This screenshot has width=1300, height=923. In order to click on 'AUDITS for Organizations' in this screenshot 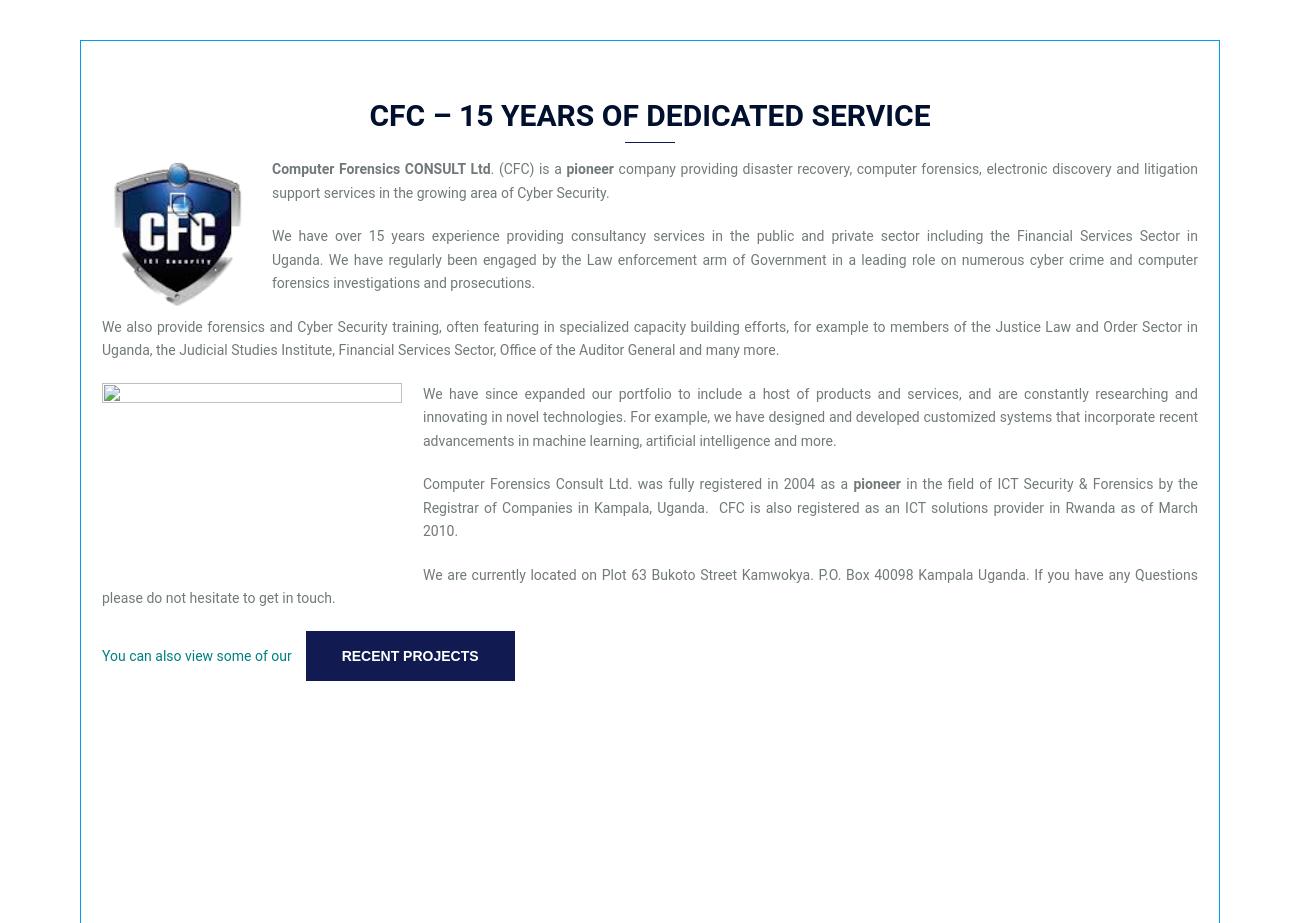, I will do `click(890, 123)`.